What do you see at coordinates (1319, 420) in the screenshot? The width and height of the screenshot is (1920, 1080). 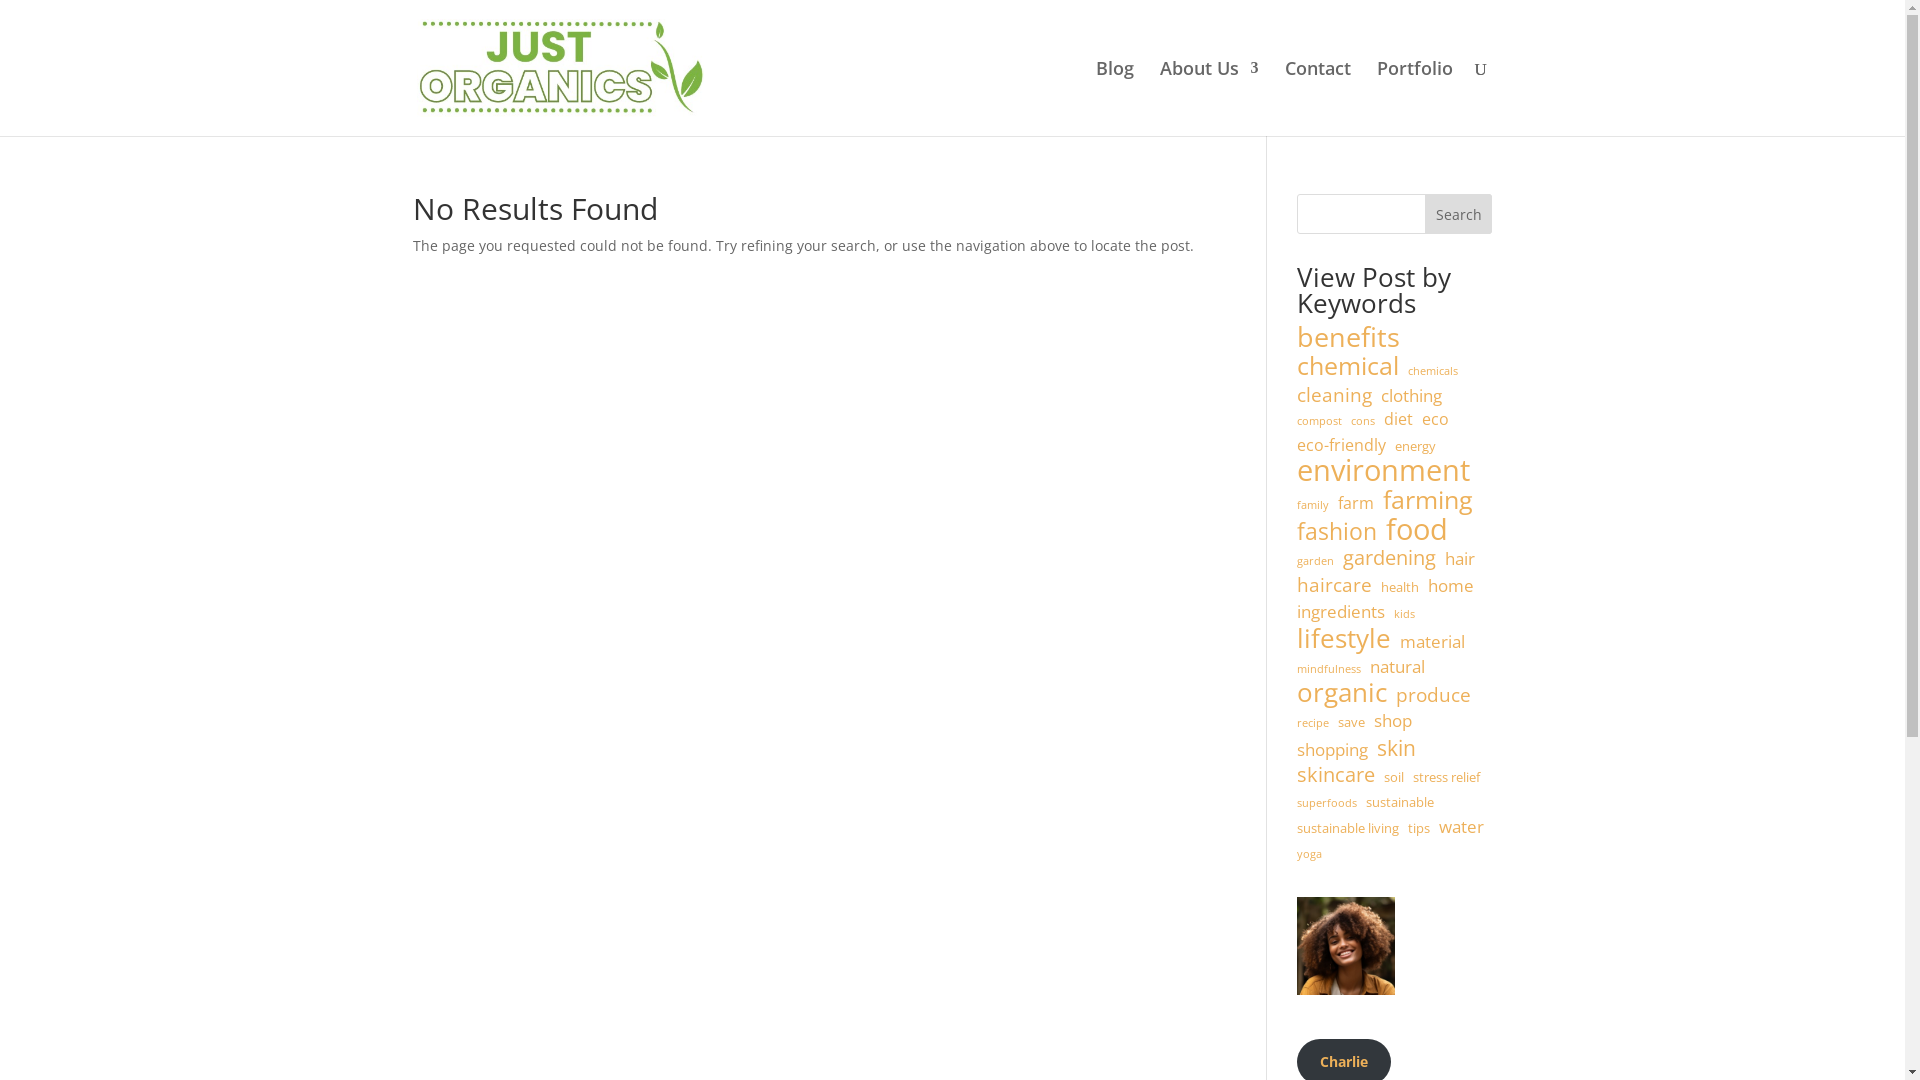 I see `'compost'` at bounding box center [1319, 420].